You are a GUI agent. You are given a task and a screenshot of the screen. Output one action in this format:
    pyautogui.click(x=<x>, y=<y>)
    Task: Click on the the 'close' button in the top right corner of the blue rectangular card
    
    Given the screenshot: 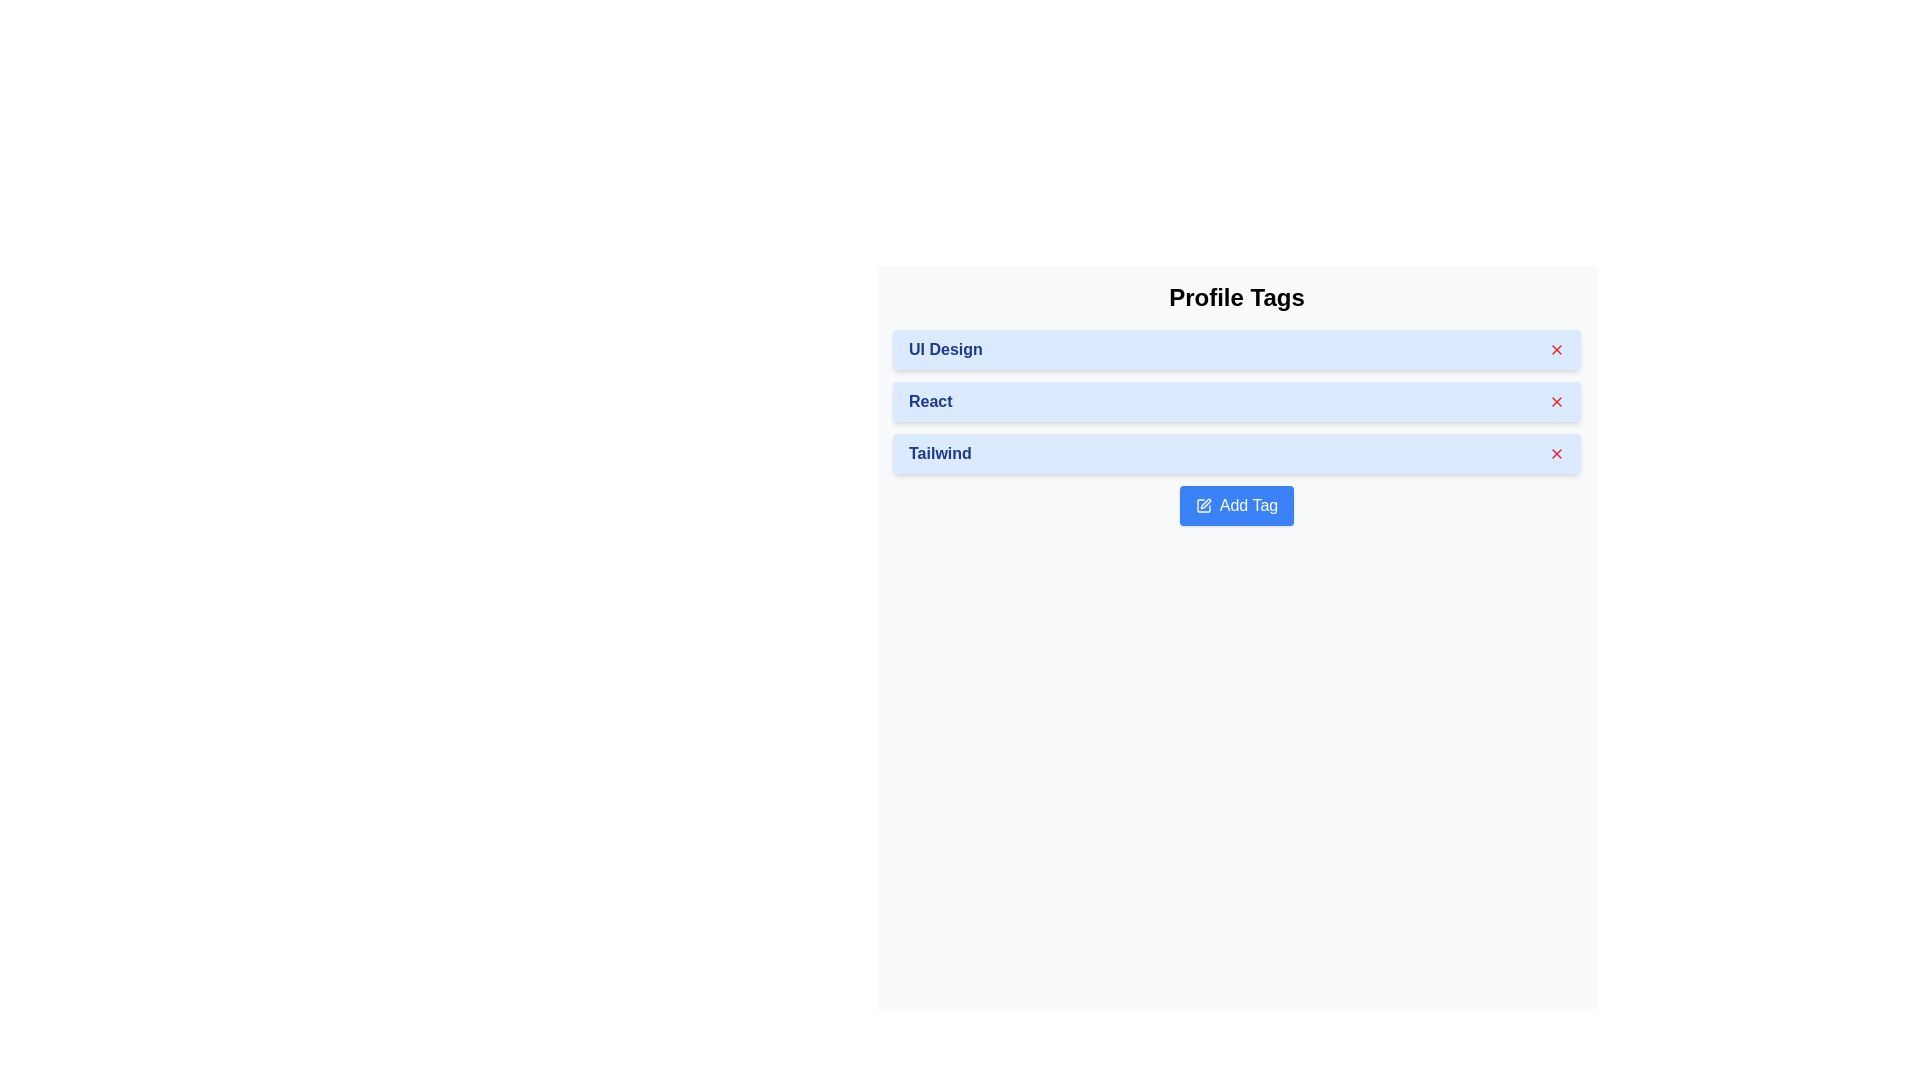 What is the action you would take?
    pyautogui.click(x=1555, y=349)
    